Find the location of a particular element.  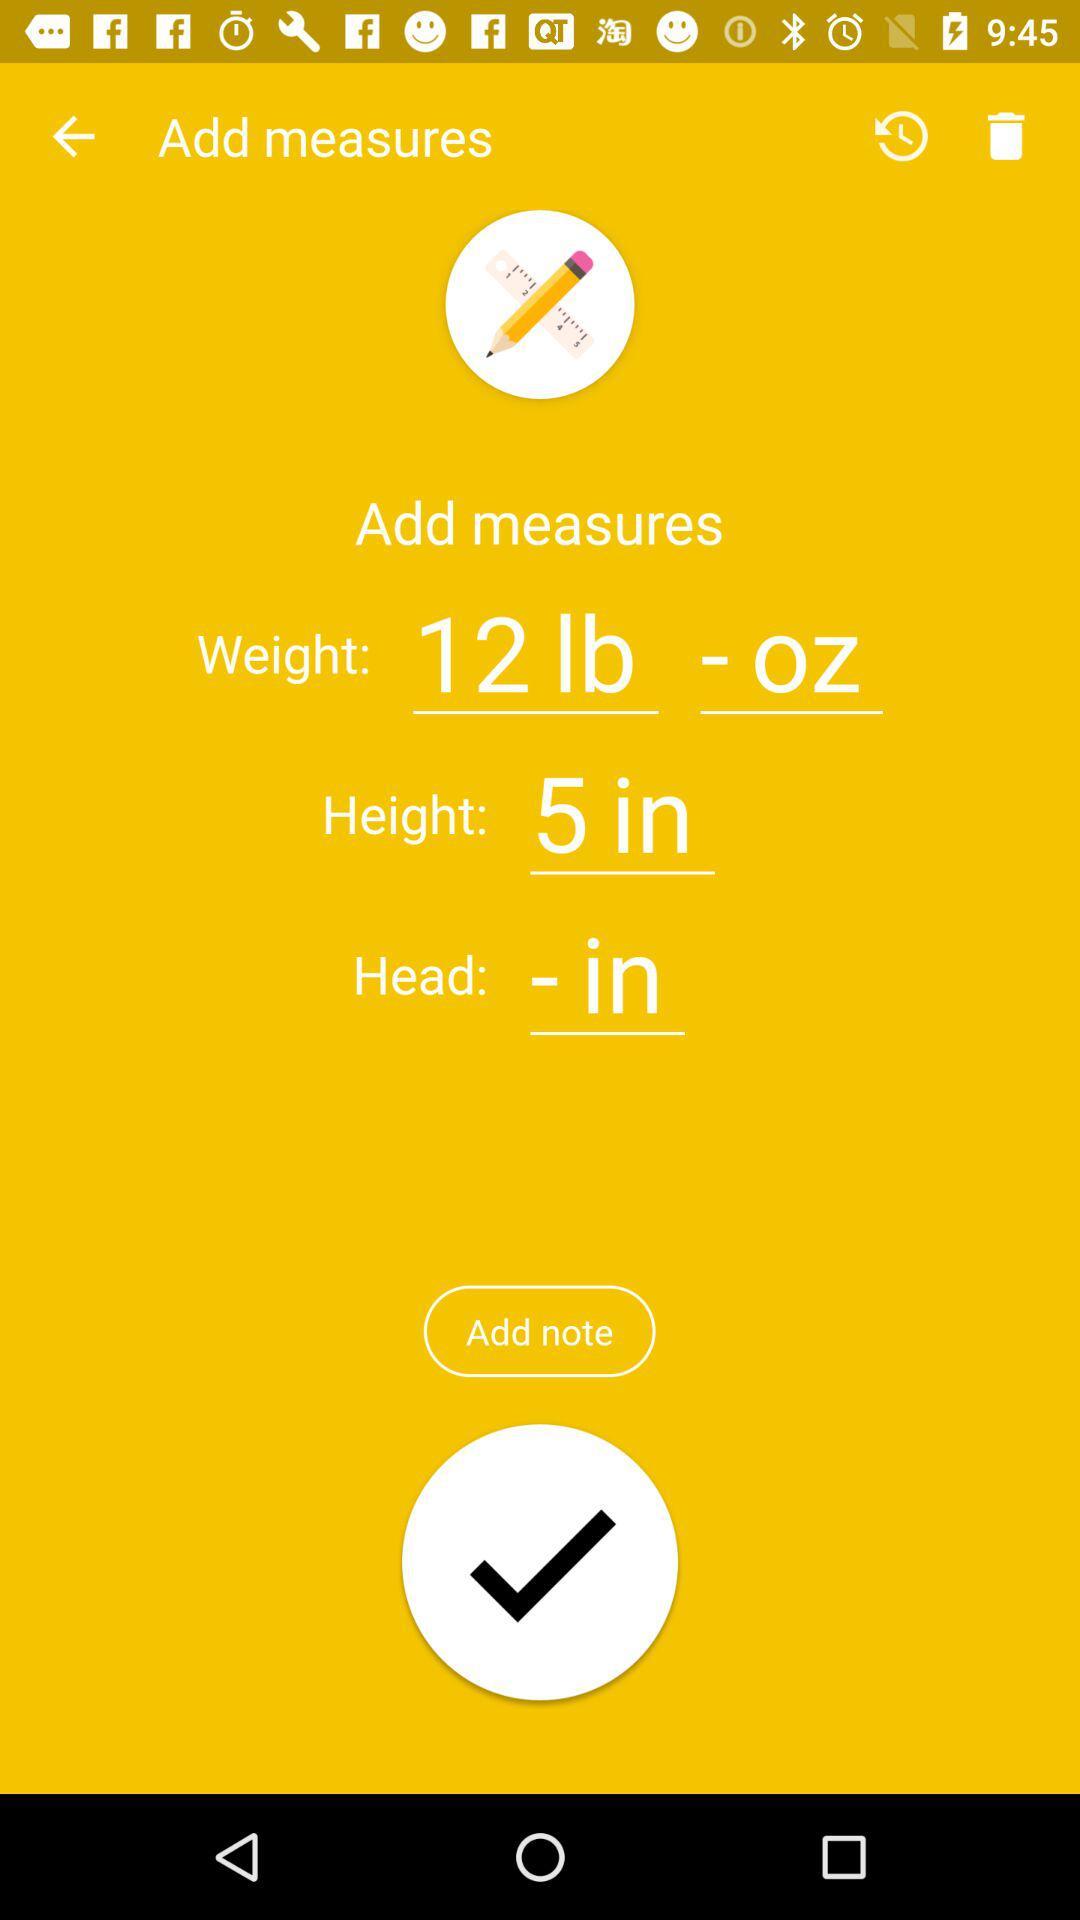

option is located at coordinates (540, 1563).